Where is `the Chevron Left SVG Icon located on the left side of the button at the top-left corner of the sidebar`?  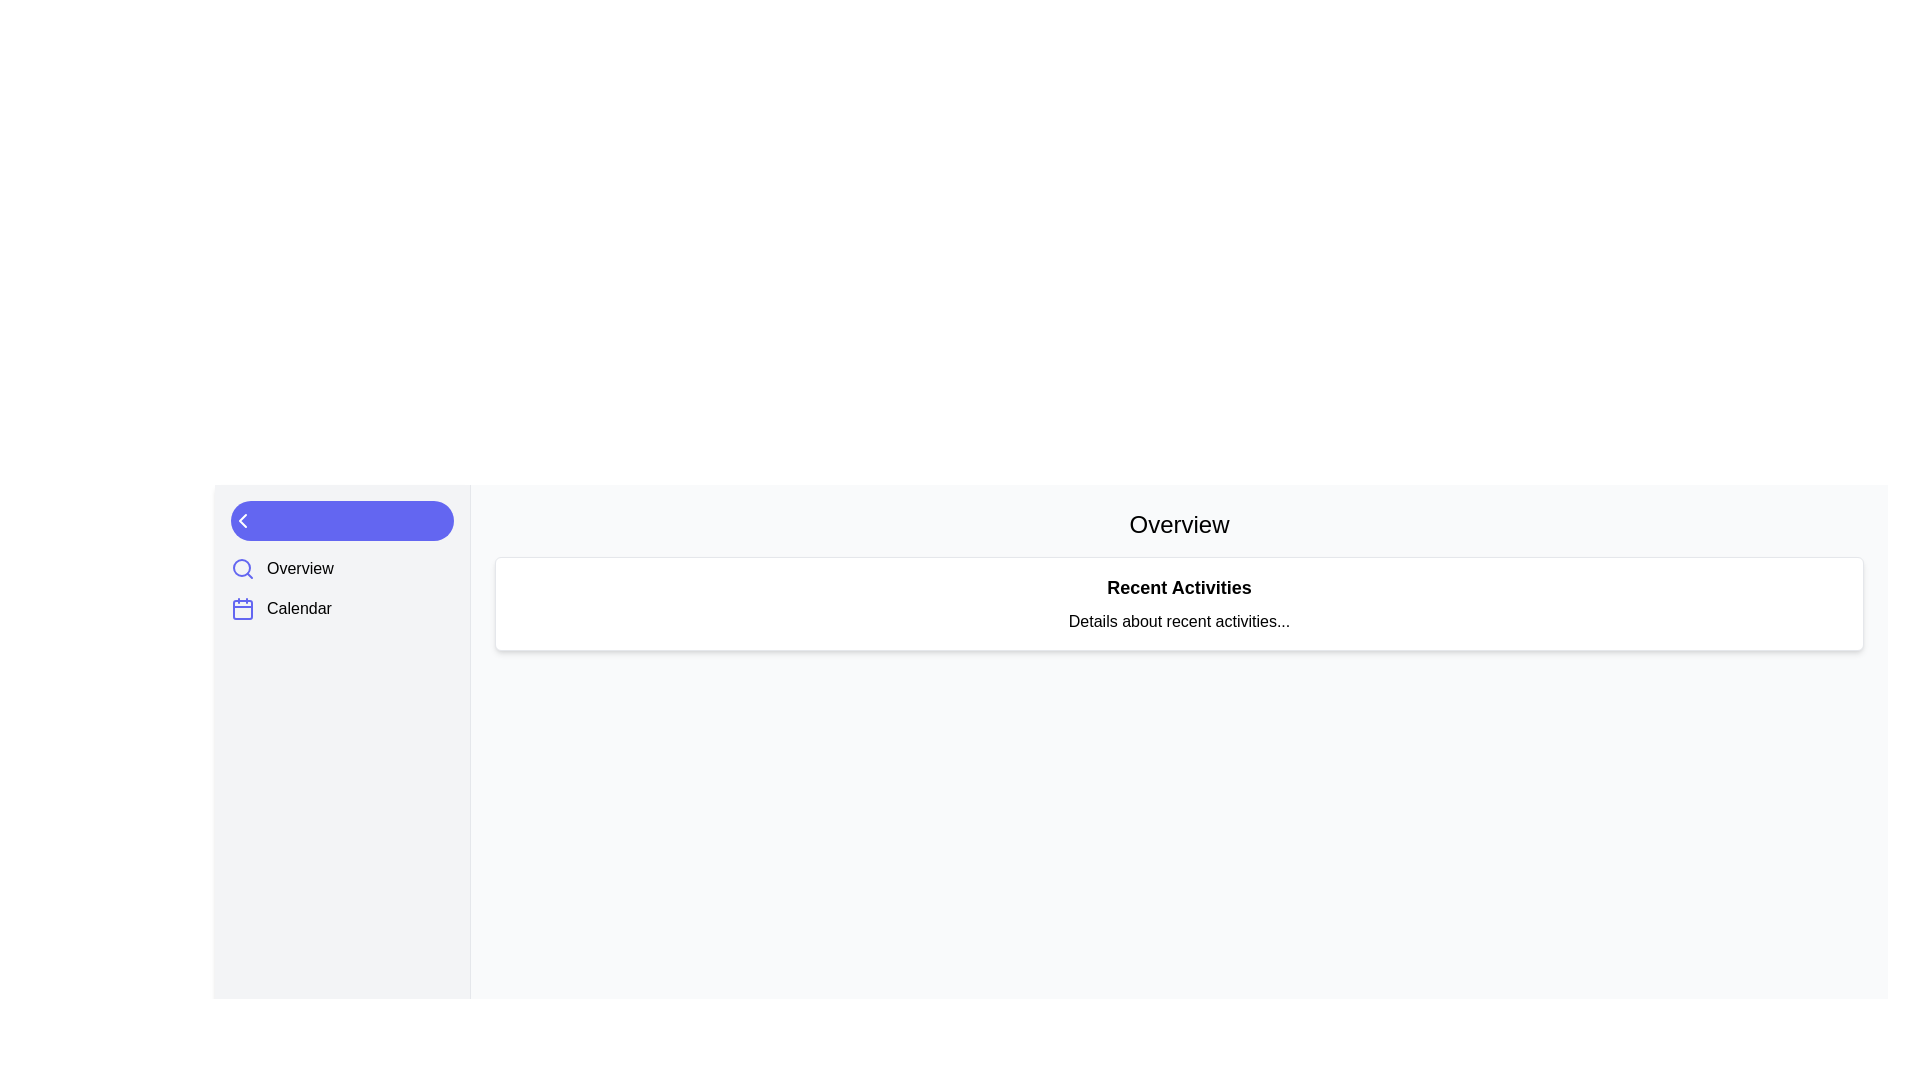 the Chevron Left SVG Icon located on the left side of the button at the top-left corner of the sidebar is located at coordinates (242, 519).